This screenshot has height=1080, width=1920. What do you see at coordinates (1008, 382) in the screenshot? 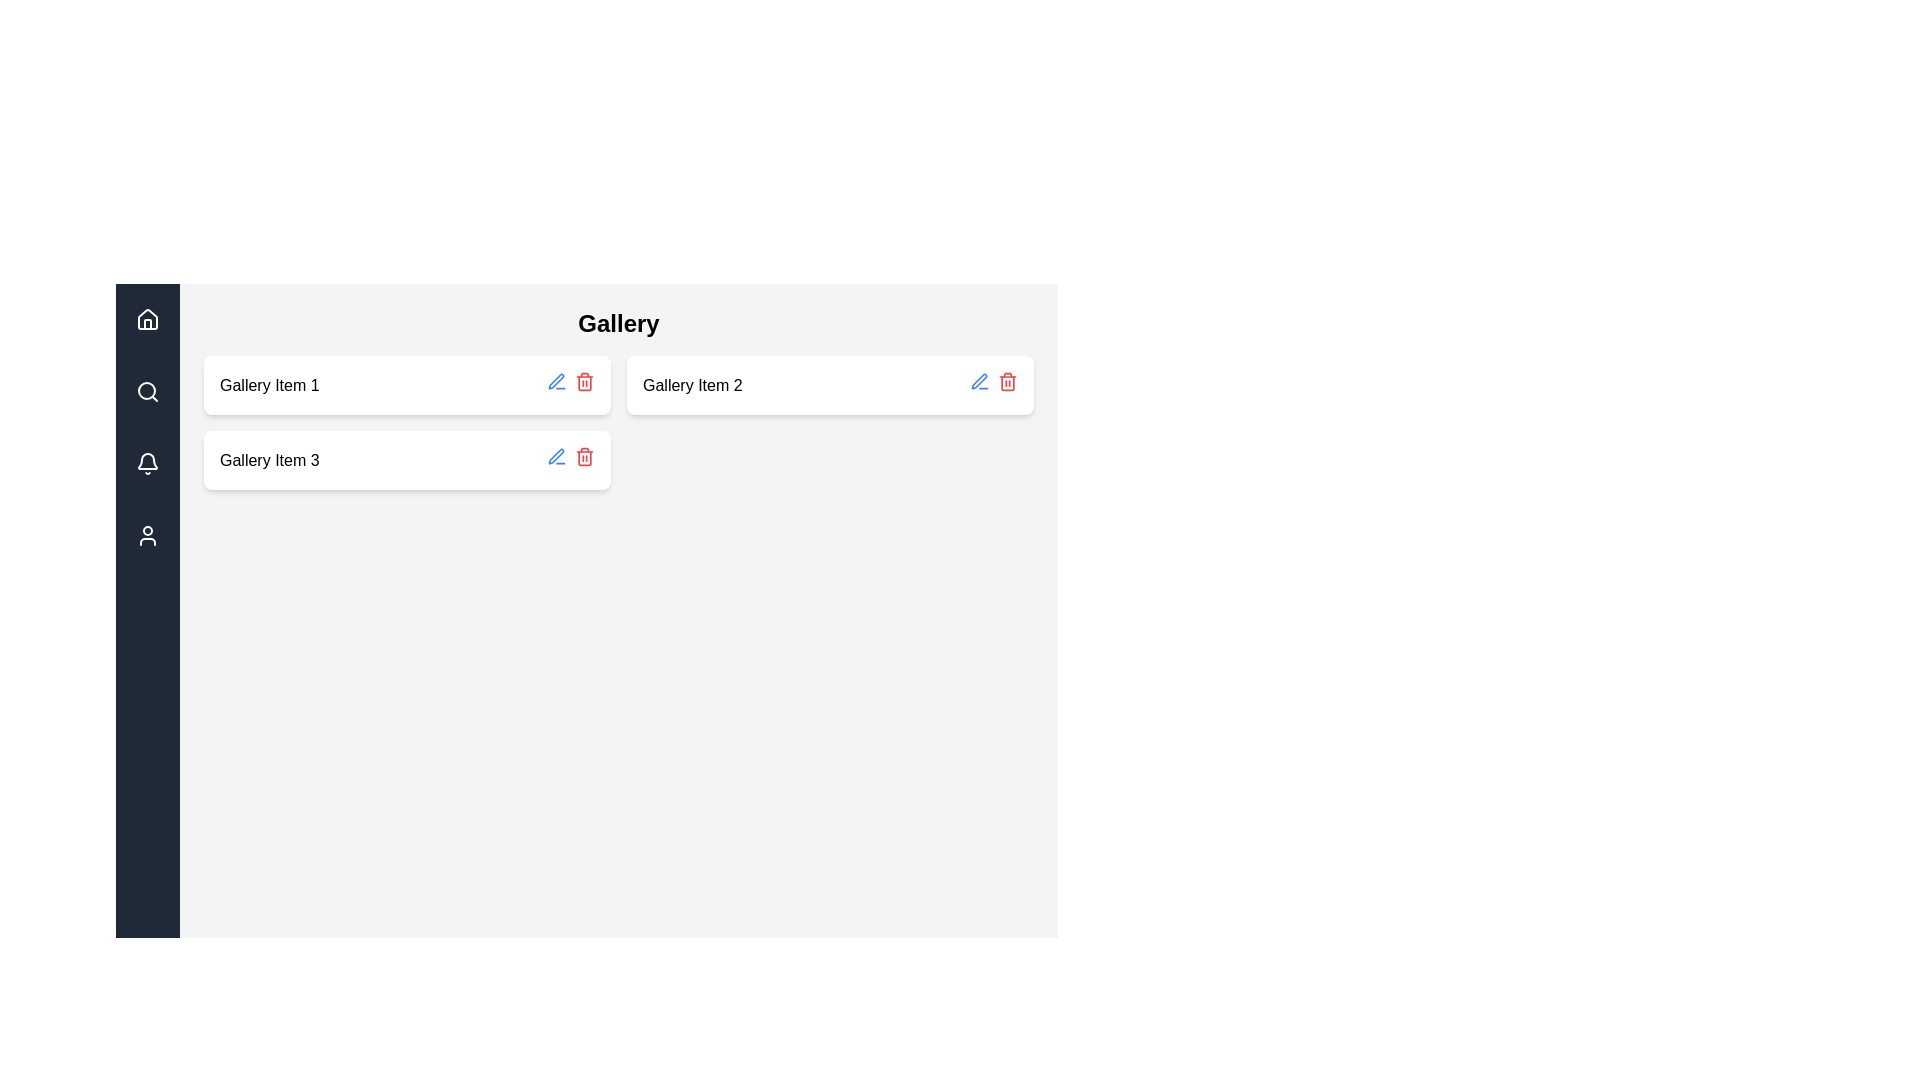
I see `the trash can icon located to the bottom right of 'Gallery Item 2', which represents the delete operation` at bounding box center [1008, 382].